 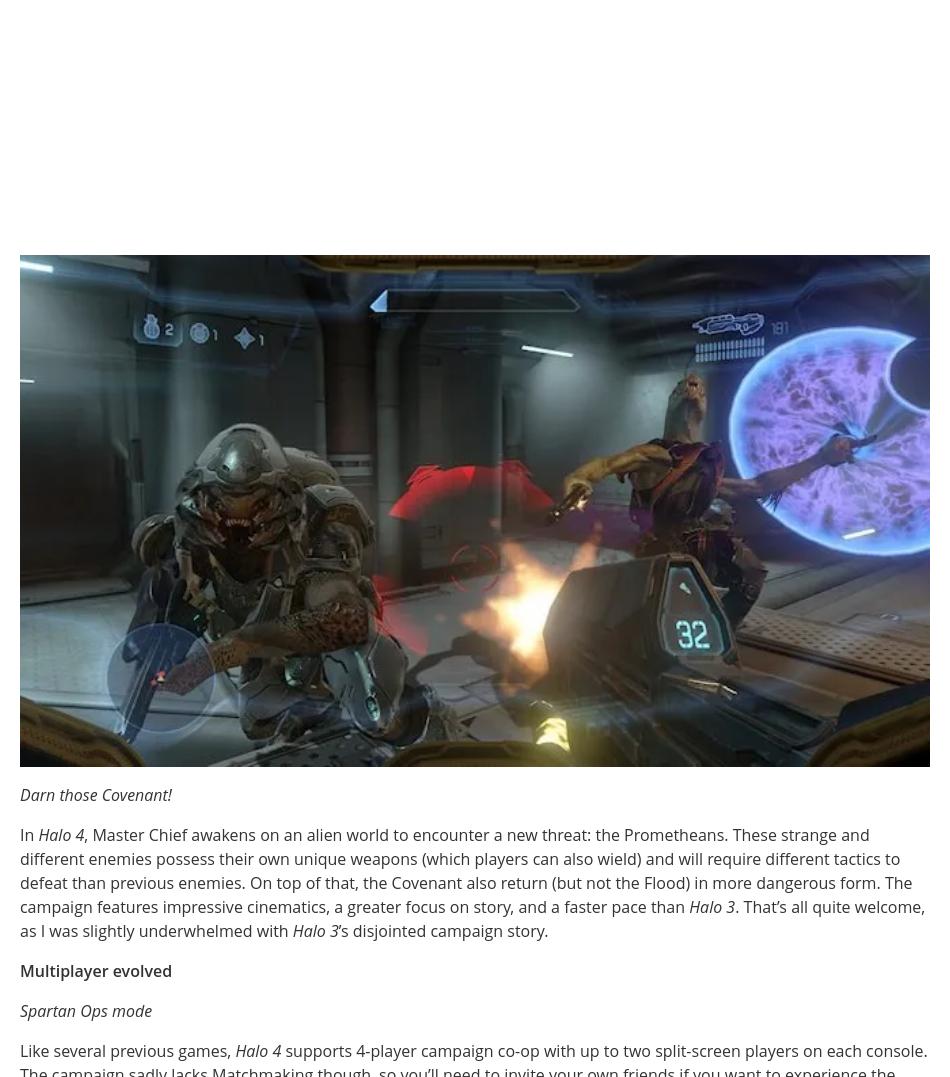 I want to click on 'Multiplayer evolved', so click(x=96, y=969).